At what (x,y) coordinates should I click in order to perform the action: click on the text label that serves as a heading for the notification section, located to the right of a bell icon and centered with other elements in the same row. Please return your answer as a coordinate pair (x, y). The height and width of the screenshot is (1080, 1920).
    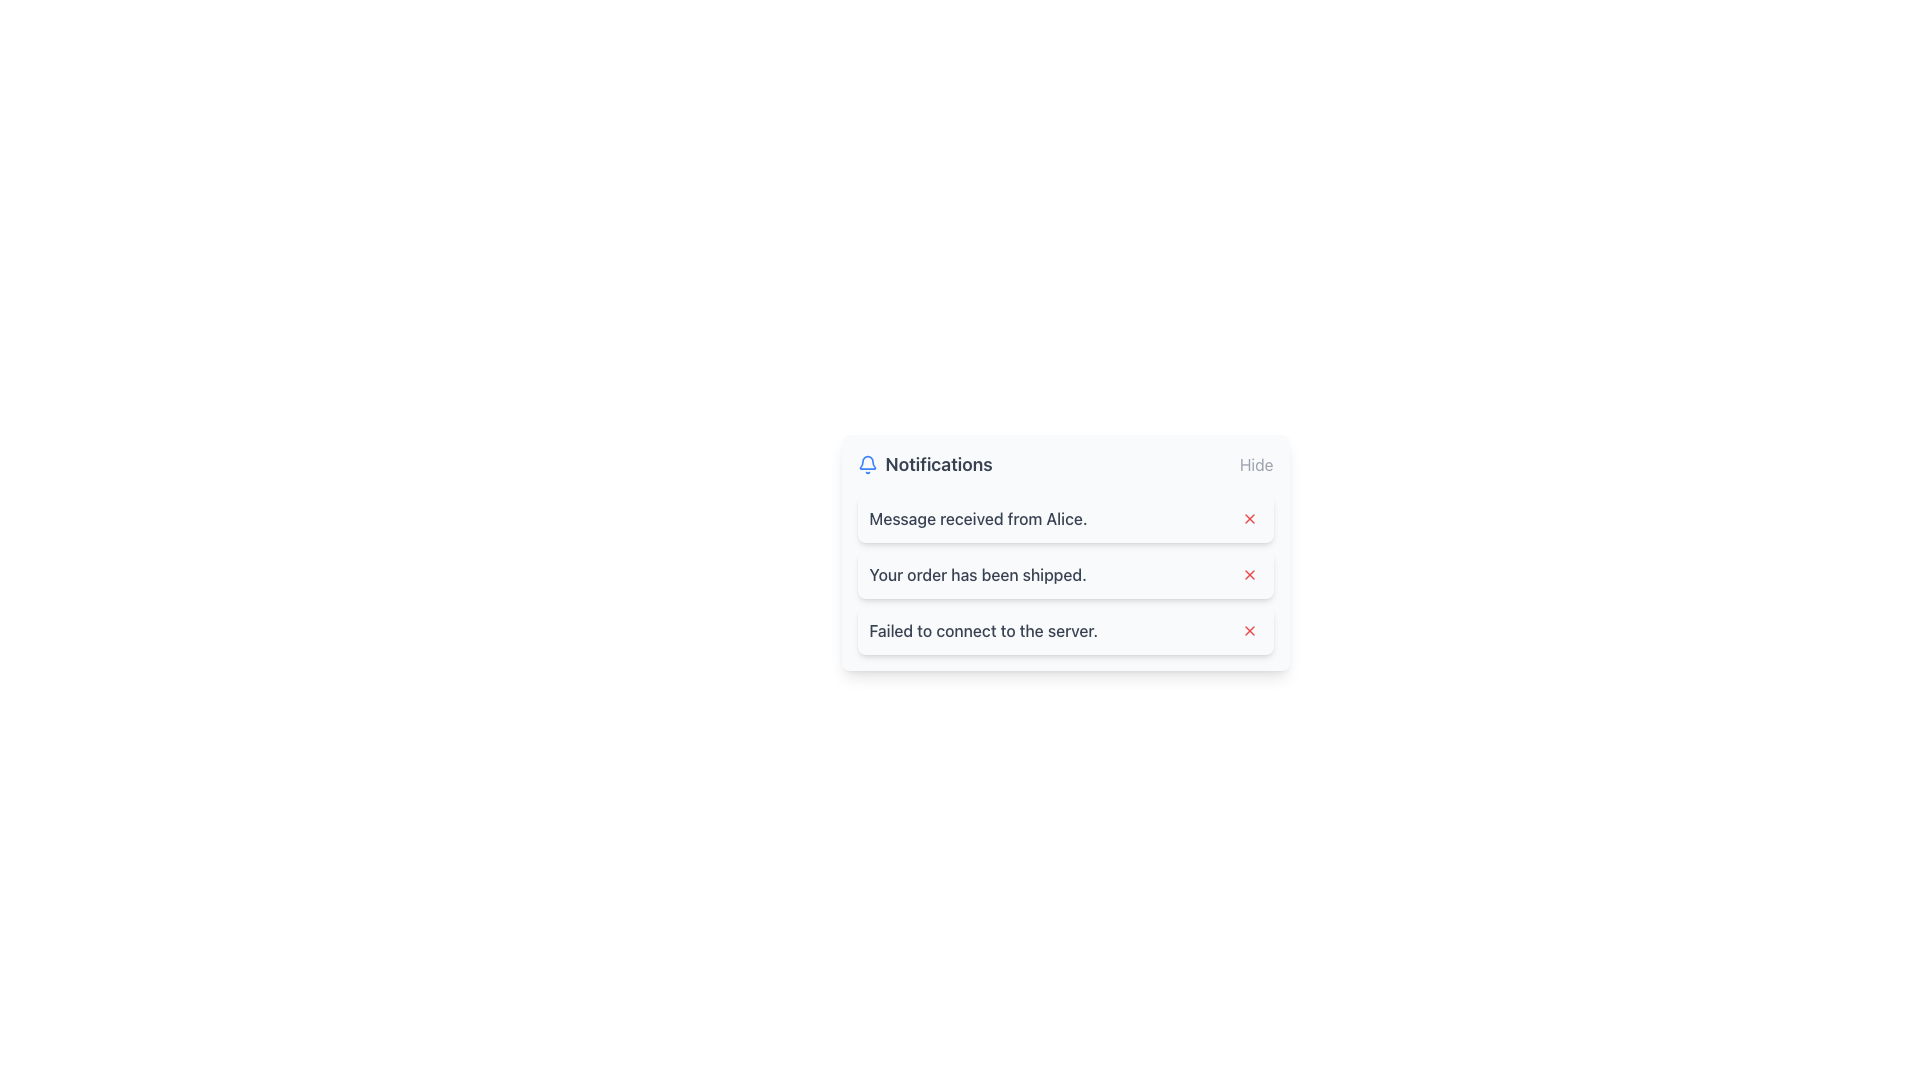
    Looking at the image, I should click on (938, 465).